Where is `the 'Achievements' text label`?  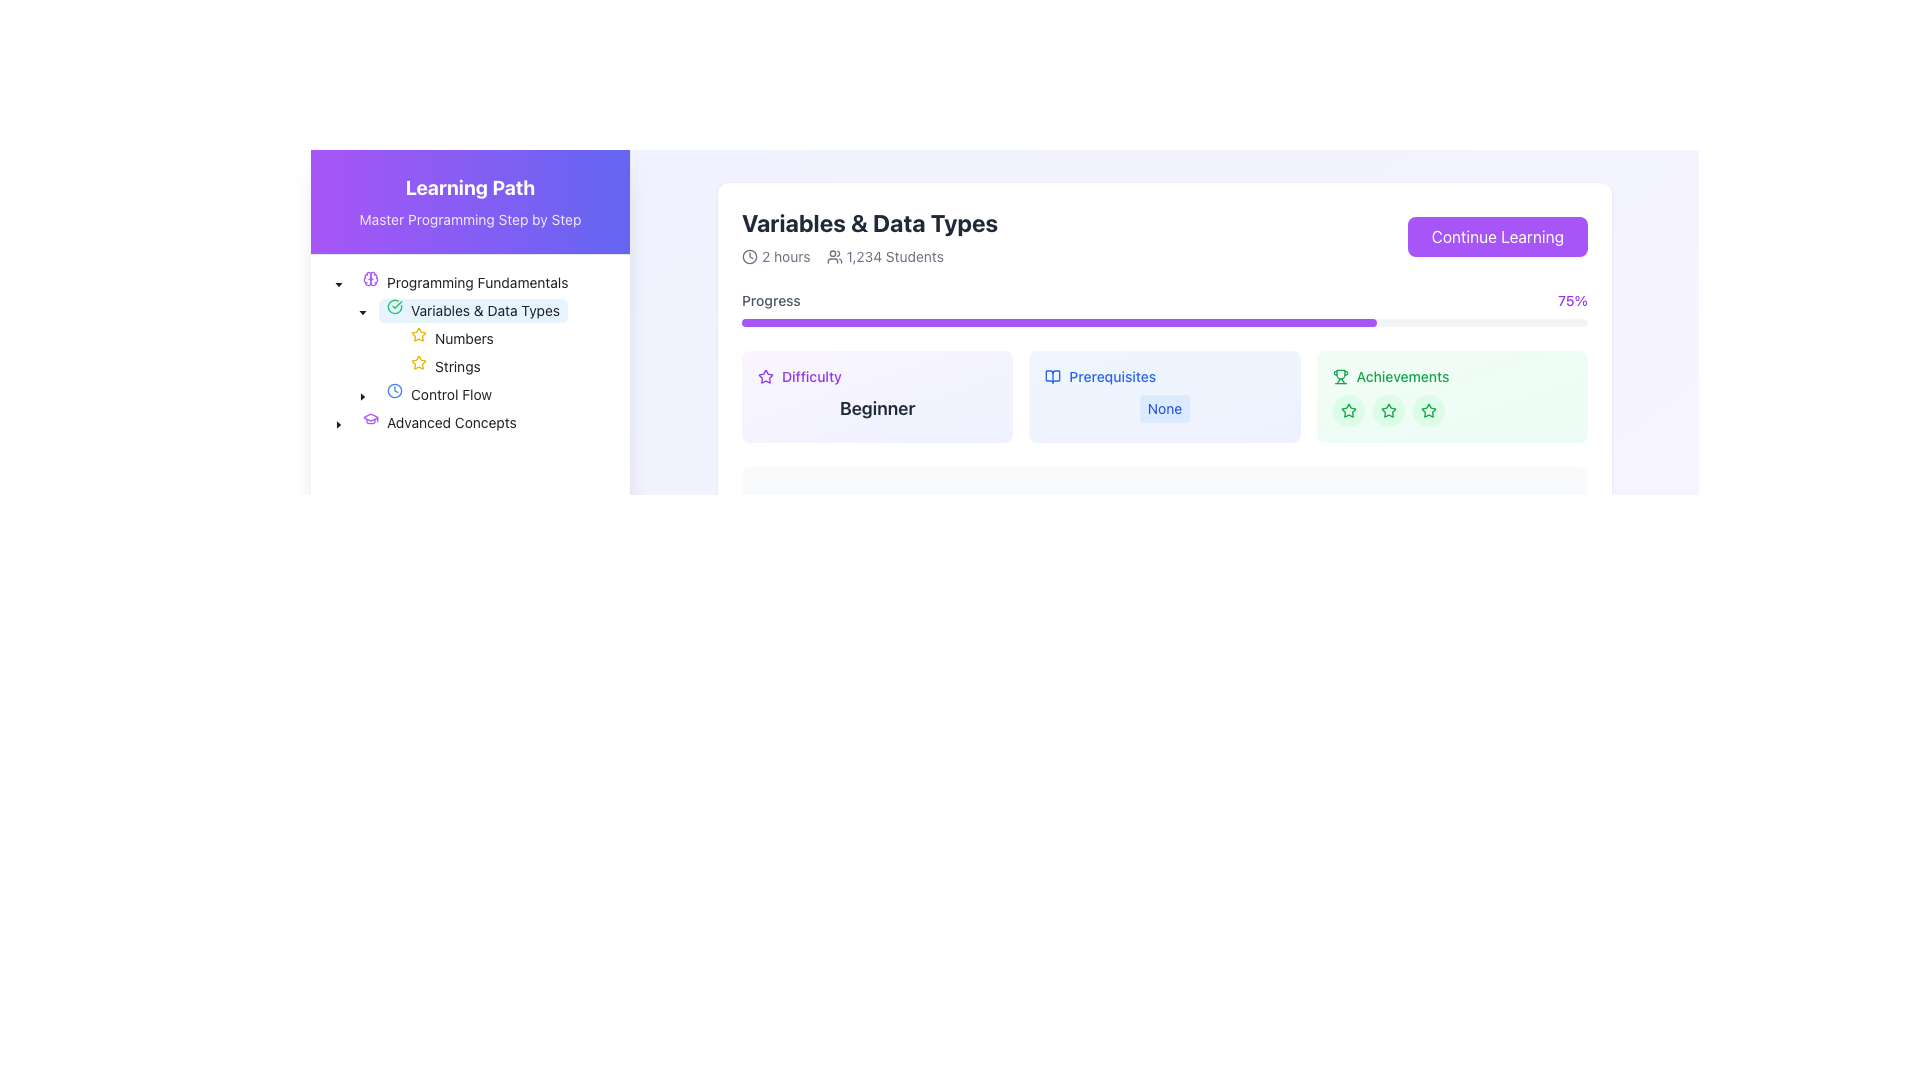
the 'Achievements' text label is located at coordinates (1402, 377).